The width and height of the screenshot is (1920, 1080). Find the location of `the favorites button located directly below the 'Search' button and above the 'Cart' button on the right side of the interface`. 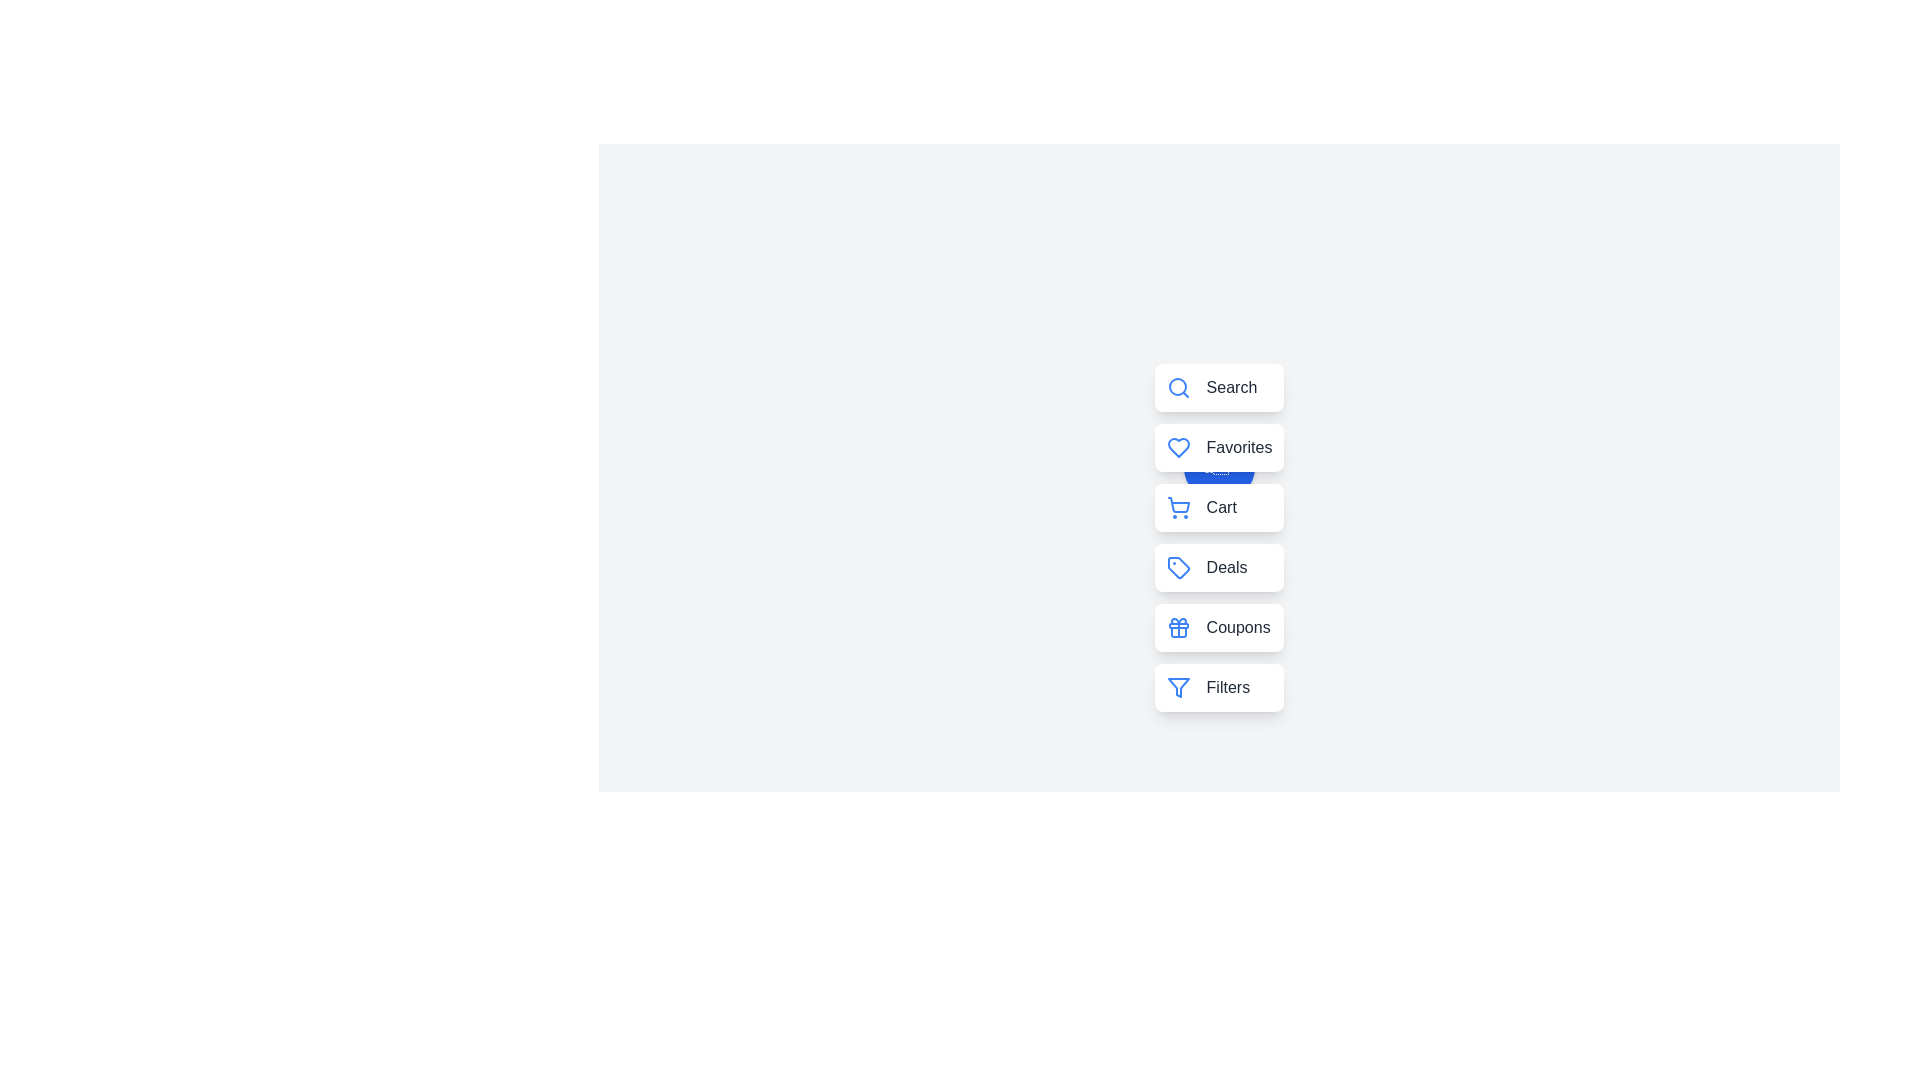

the favorites button located directly below the 'Search' button and above the 'Cart' button on the right side of the interface is located at coordinates (1218, 446).